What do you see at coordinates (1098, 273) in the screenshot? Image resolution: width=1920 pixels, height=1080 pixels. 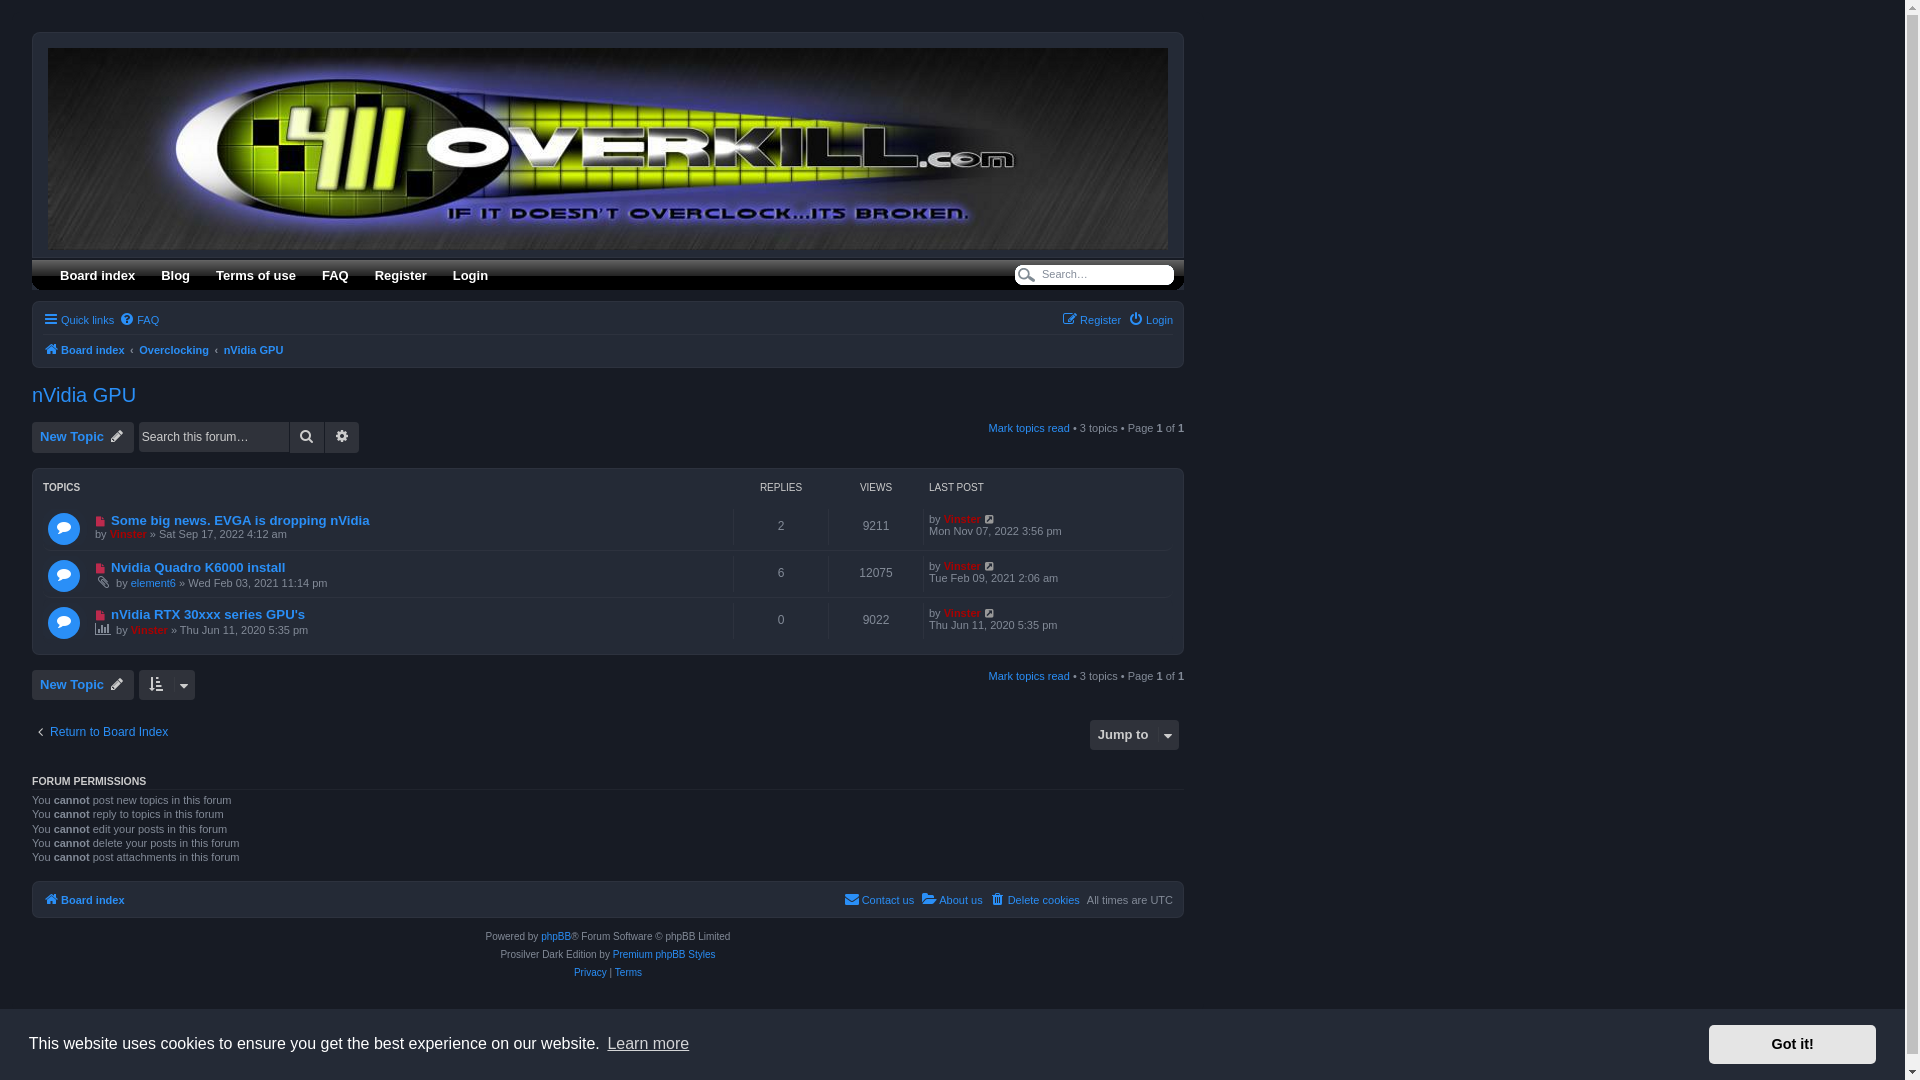 I see `'Search for keywords'` at bounding box center [1098, 273].